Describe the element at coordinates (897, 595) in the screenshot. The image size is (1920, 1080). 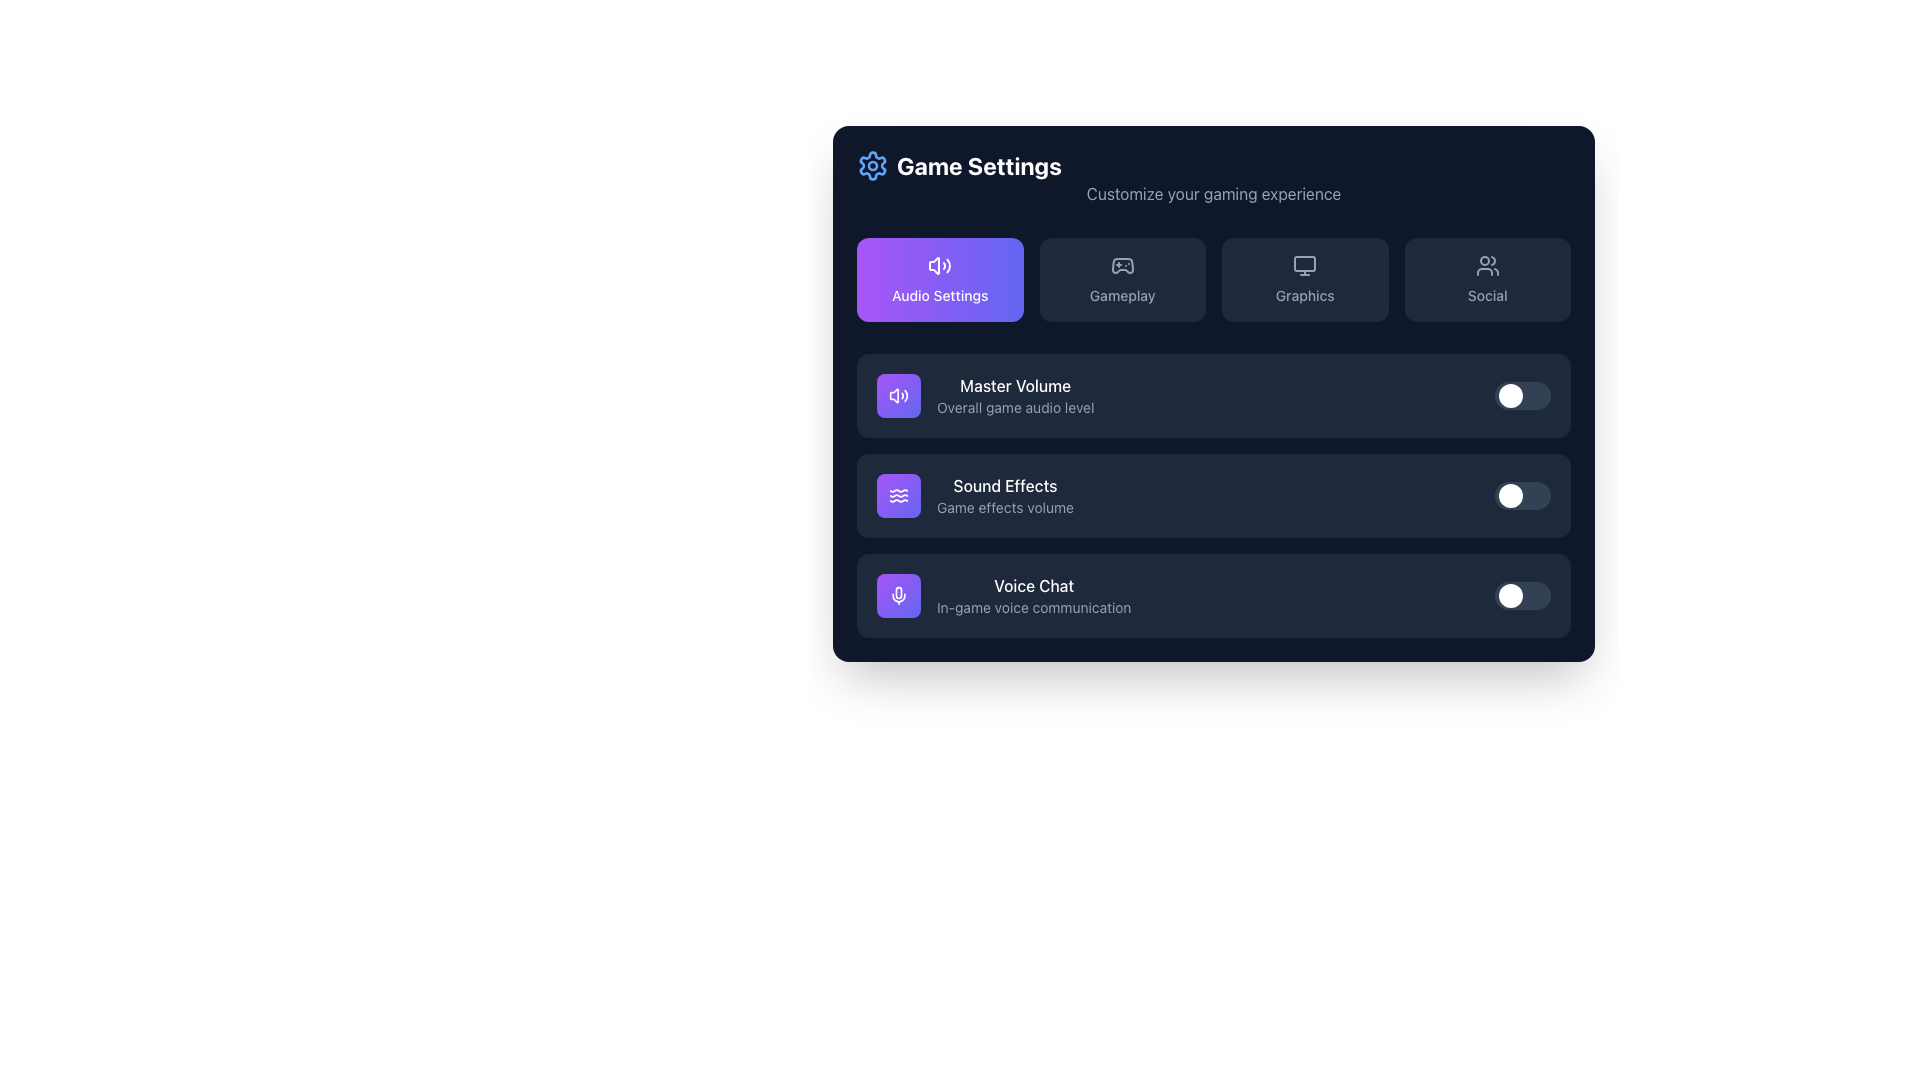
I see `the microphone icon located in the bottom row of the settings options next to the 'Voice Chat' label` at that location.